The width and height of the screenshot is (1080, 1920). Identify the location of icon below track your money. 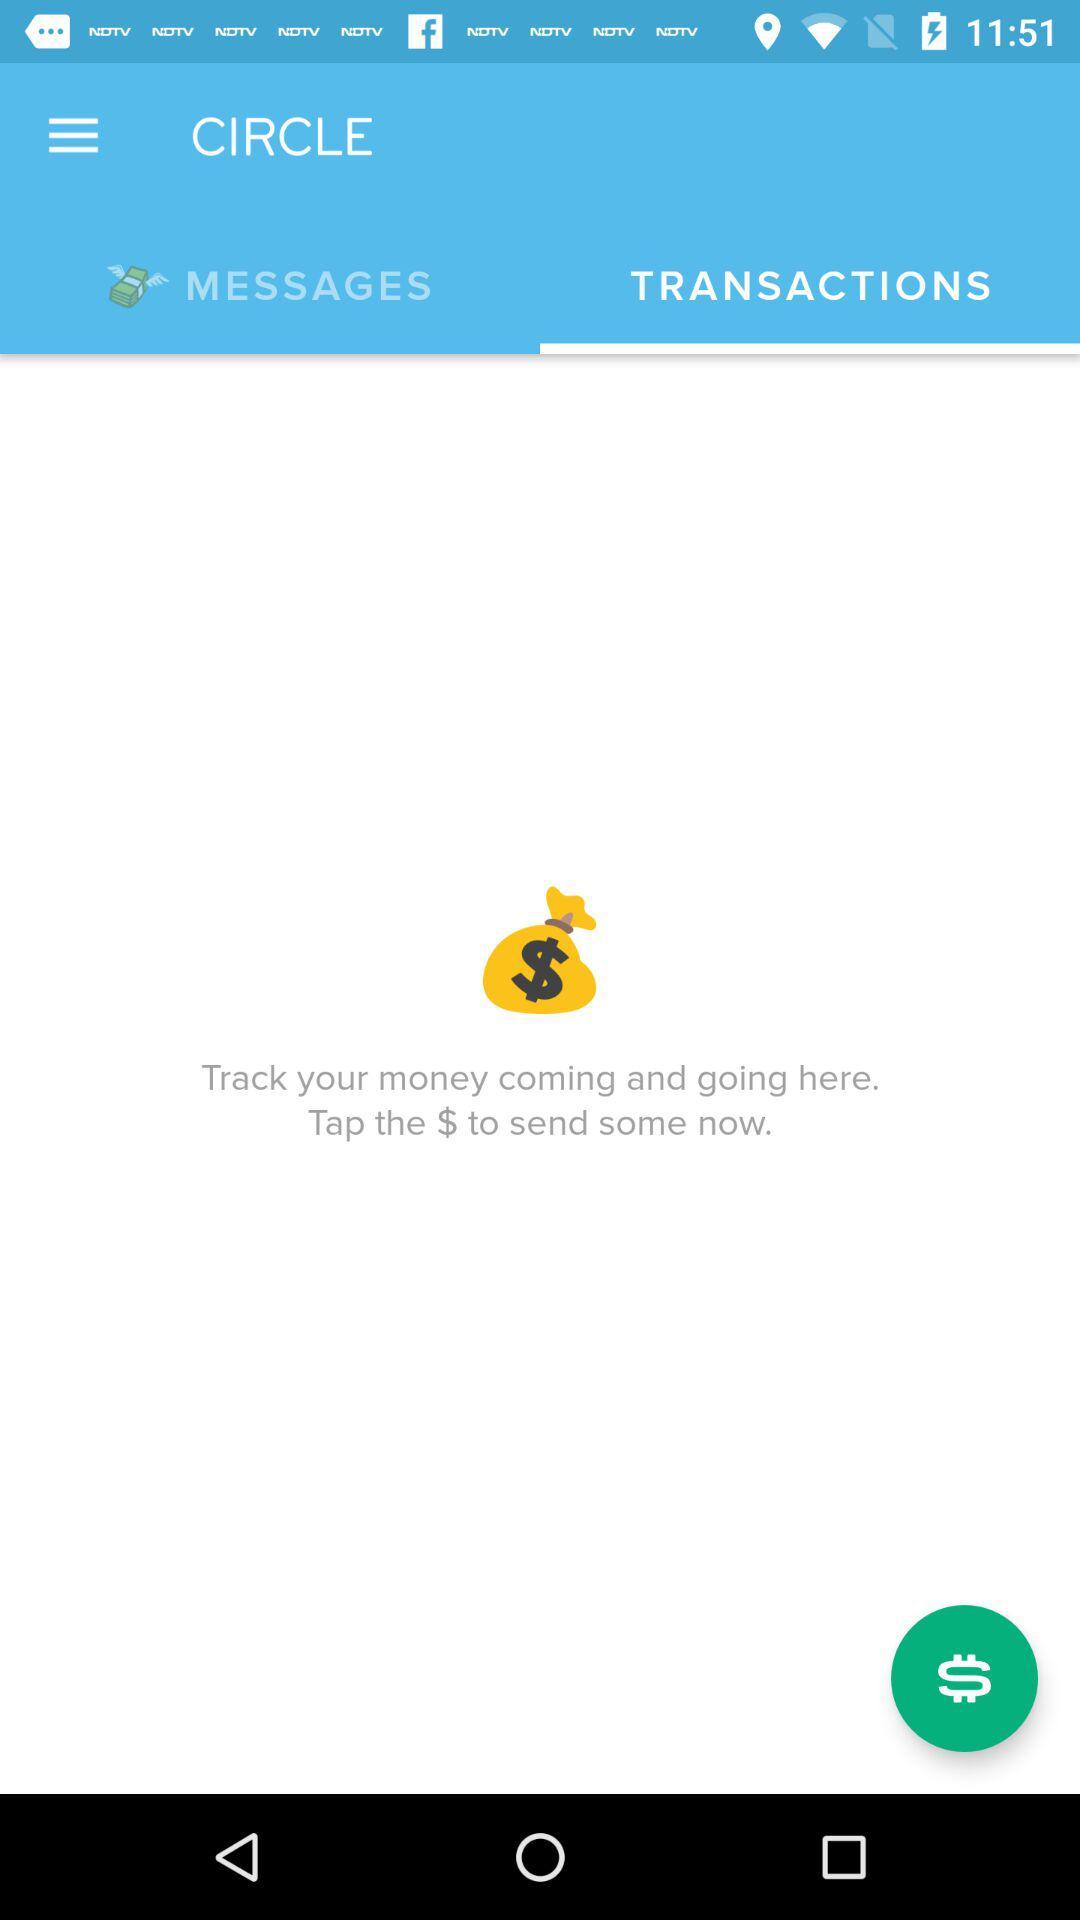
(963, 1678).